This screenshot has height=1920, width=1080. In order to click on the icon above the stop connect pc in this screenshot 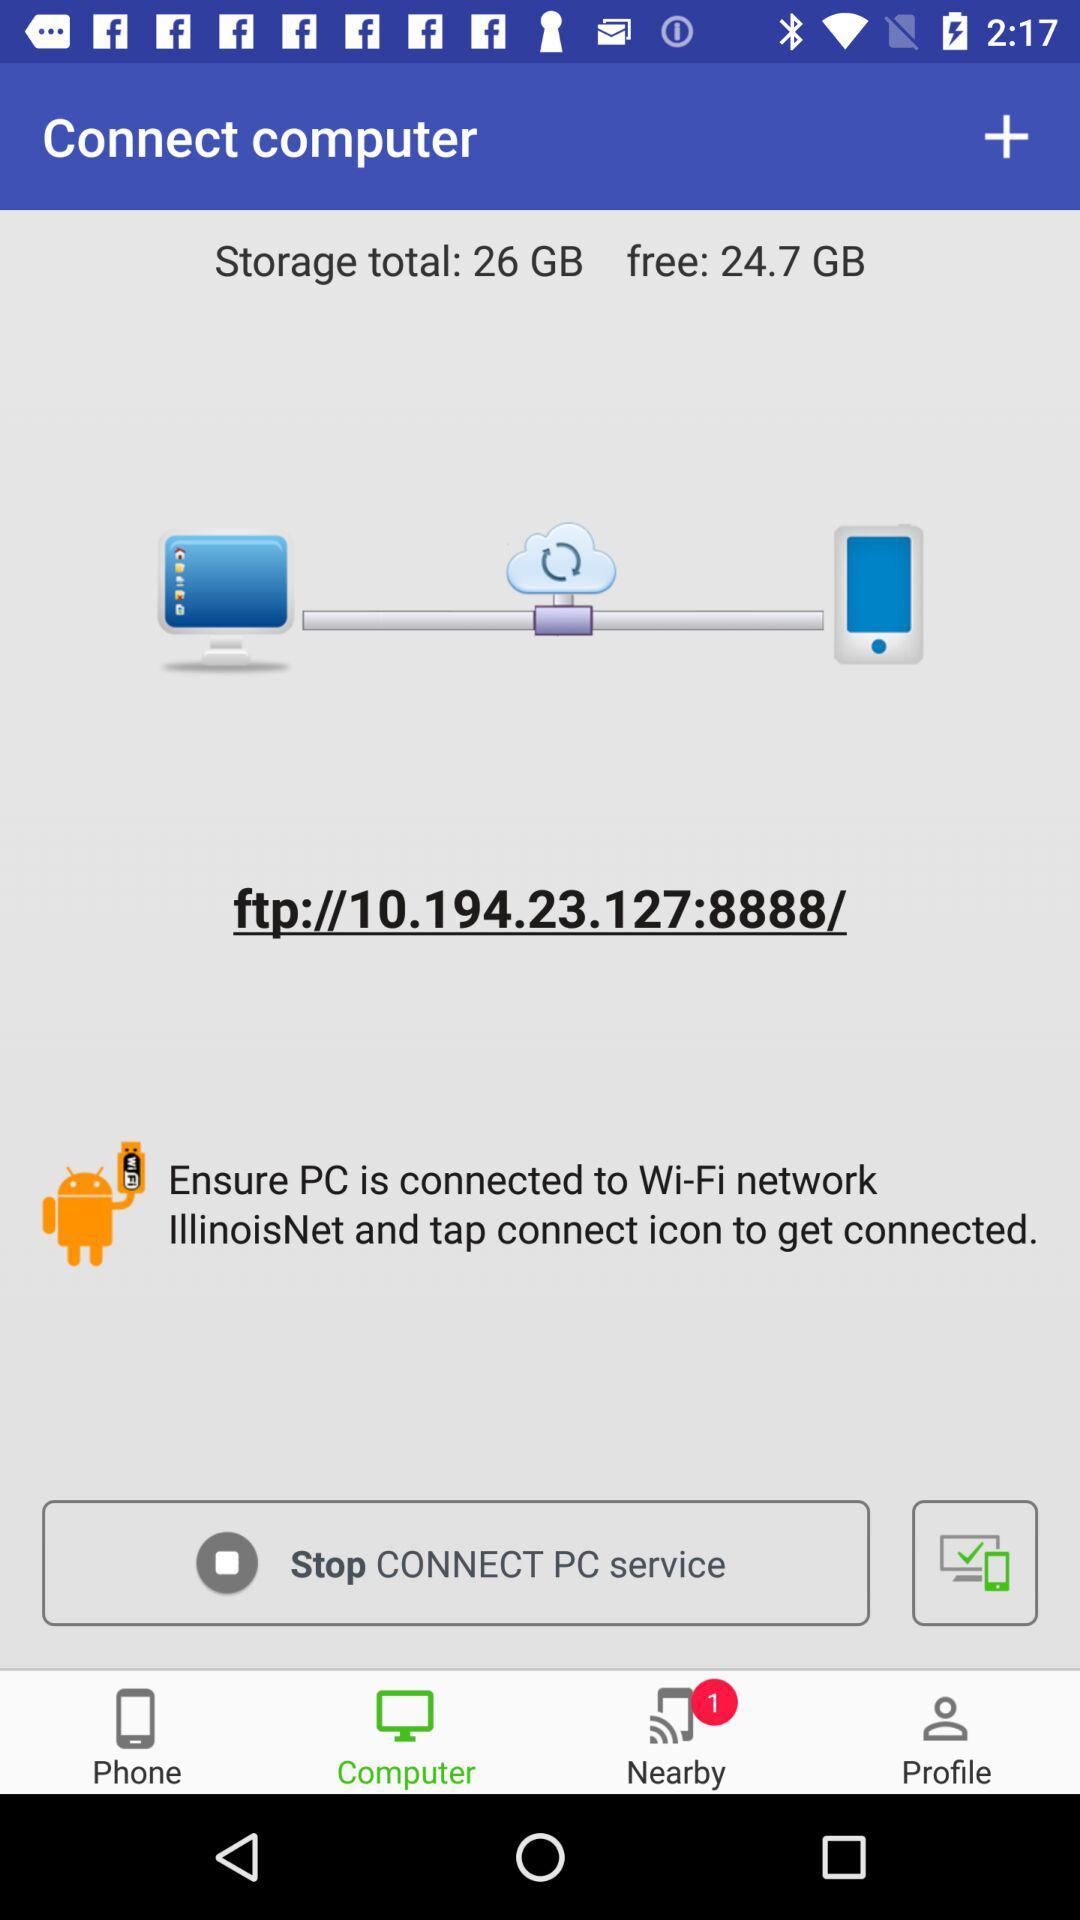, I will do `click(607, 1202)`.